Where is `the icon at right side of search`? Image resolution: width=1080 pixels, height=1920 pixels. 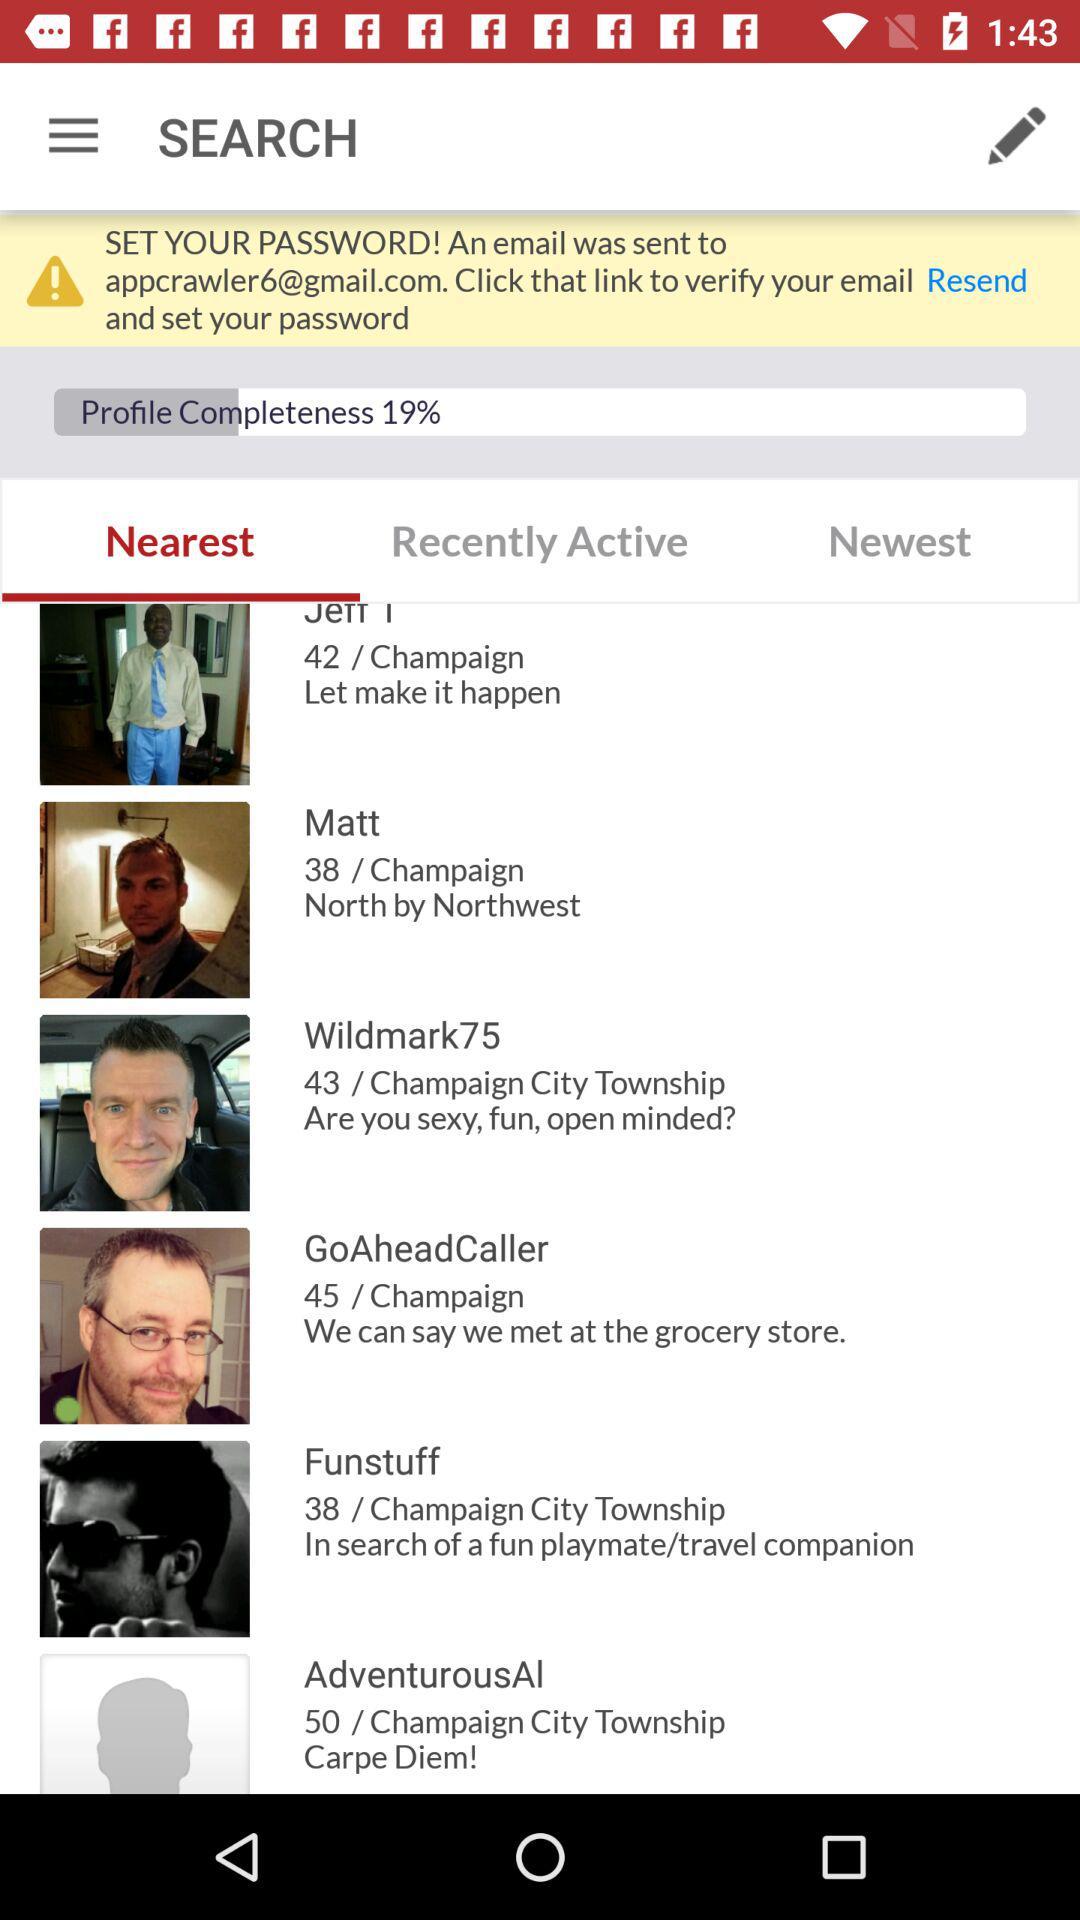
the icon at right side of search is located at coordinates (1017, 136).